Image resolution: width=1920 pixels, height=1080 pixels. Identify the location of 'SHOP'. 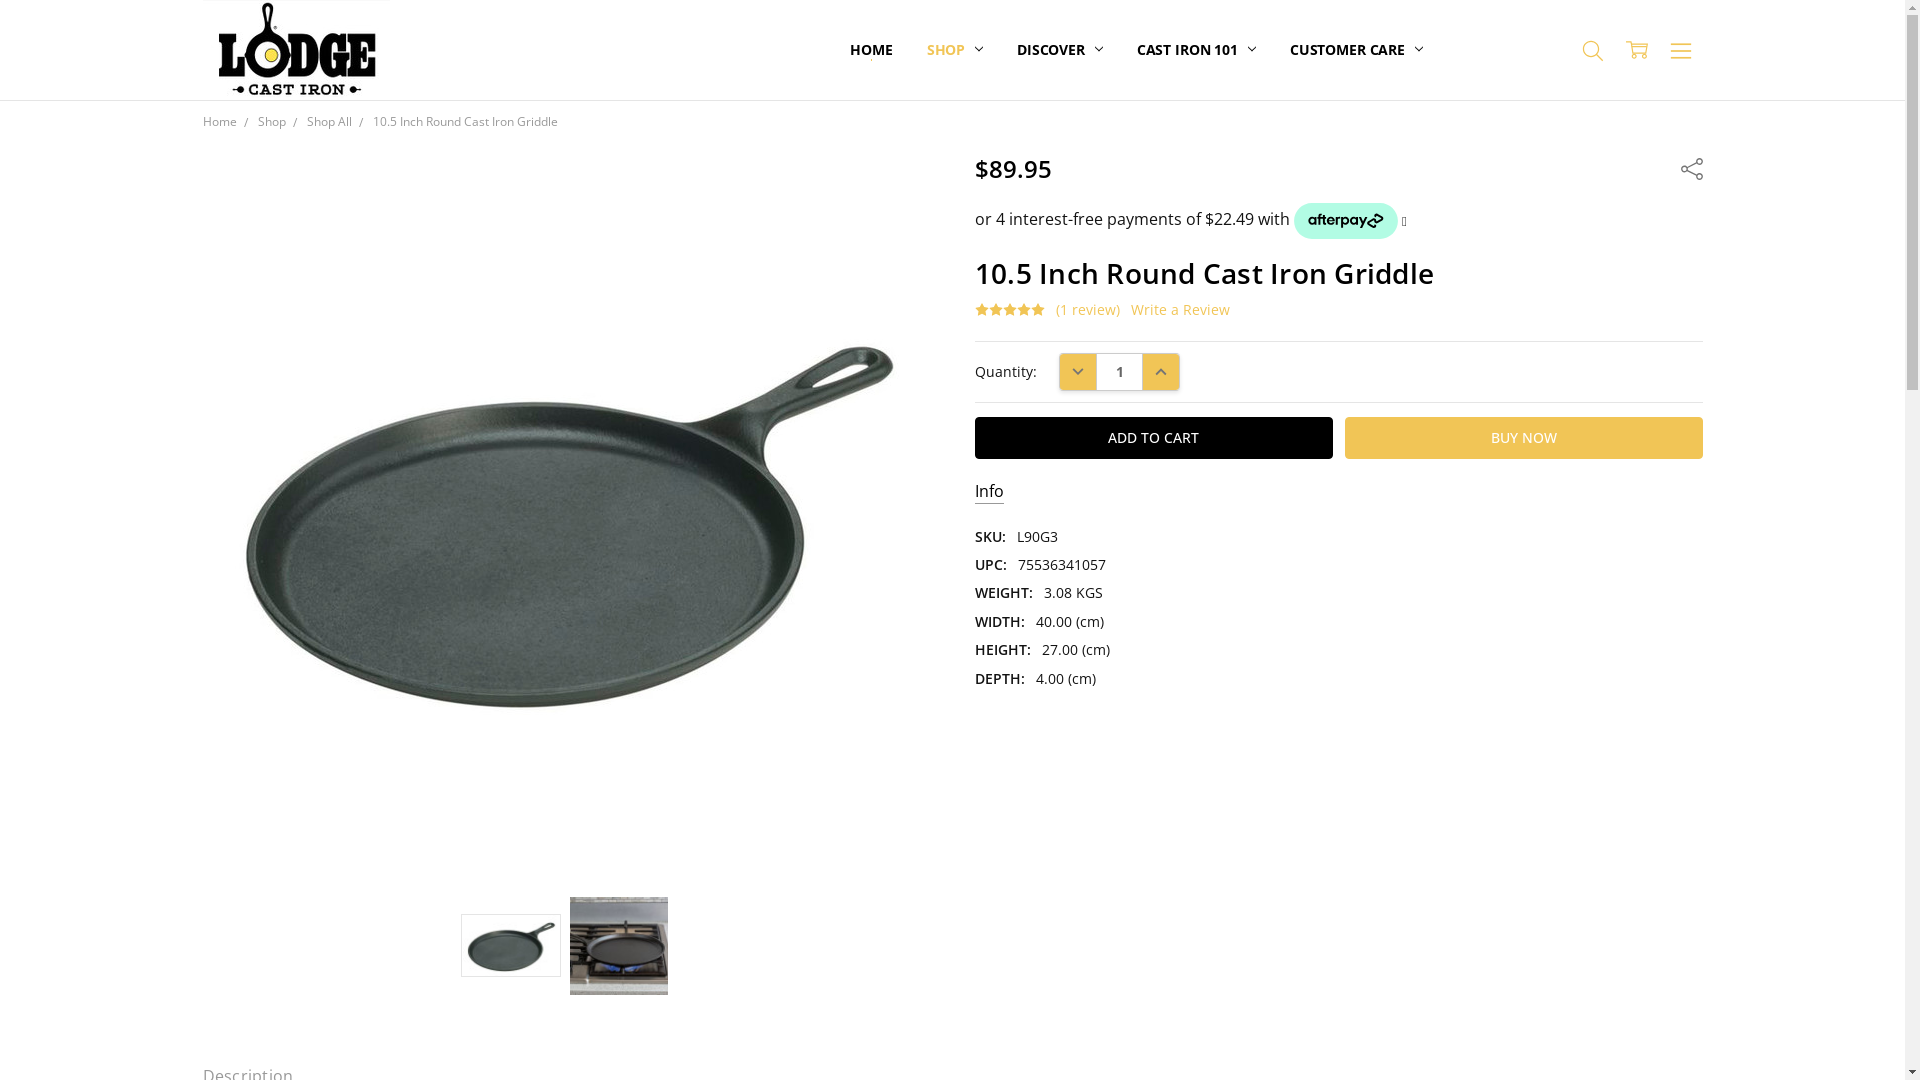
(954, 48).